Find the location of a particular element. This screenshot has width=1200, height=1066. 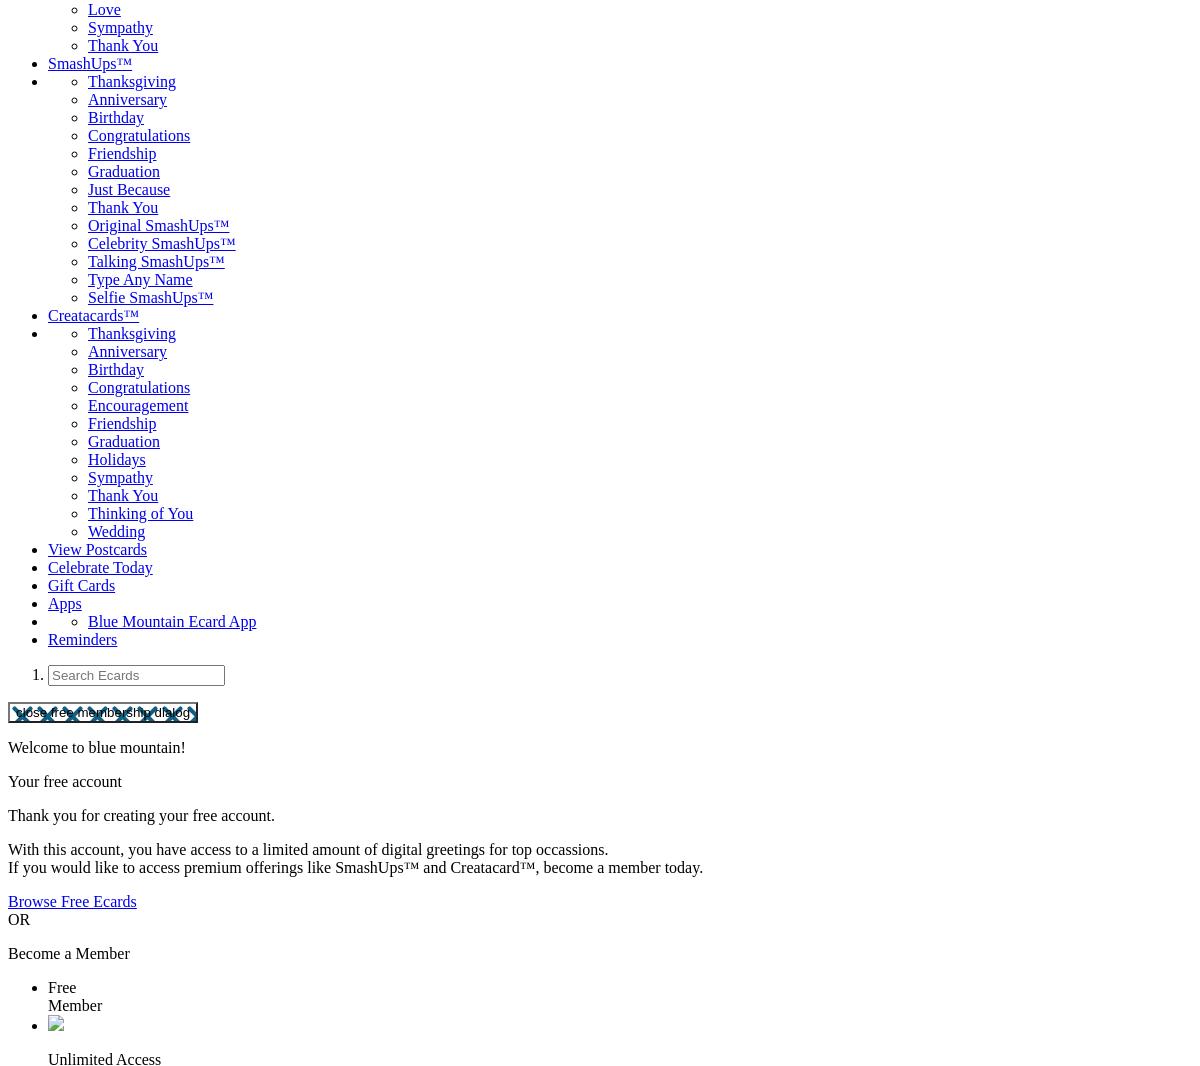

'Thinking of You' is located at coordinates (87, 513).